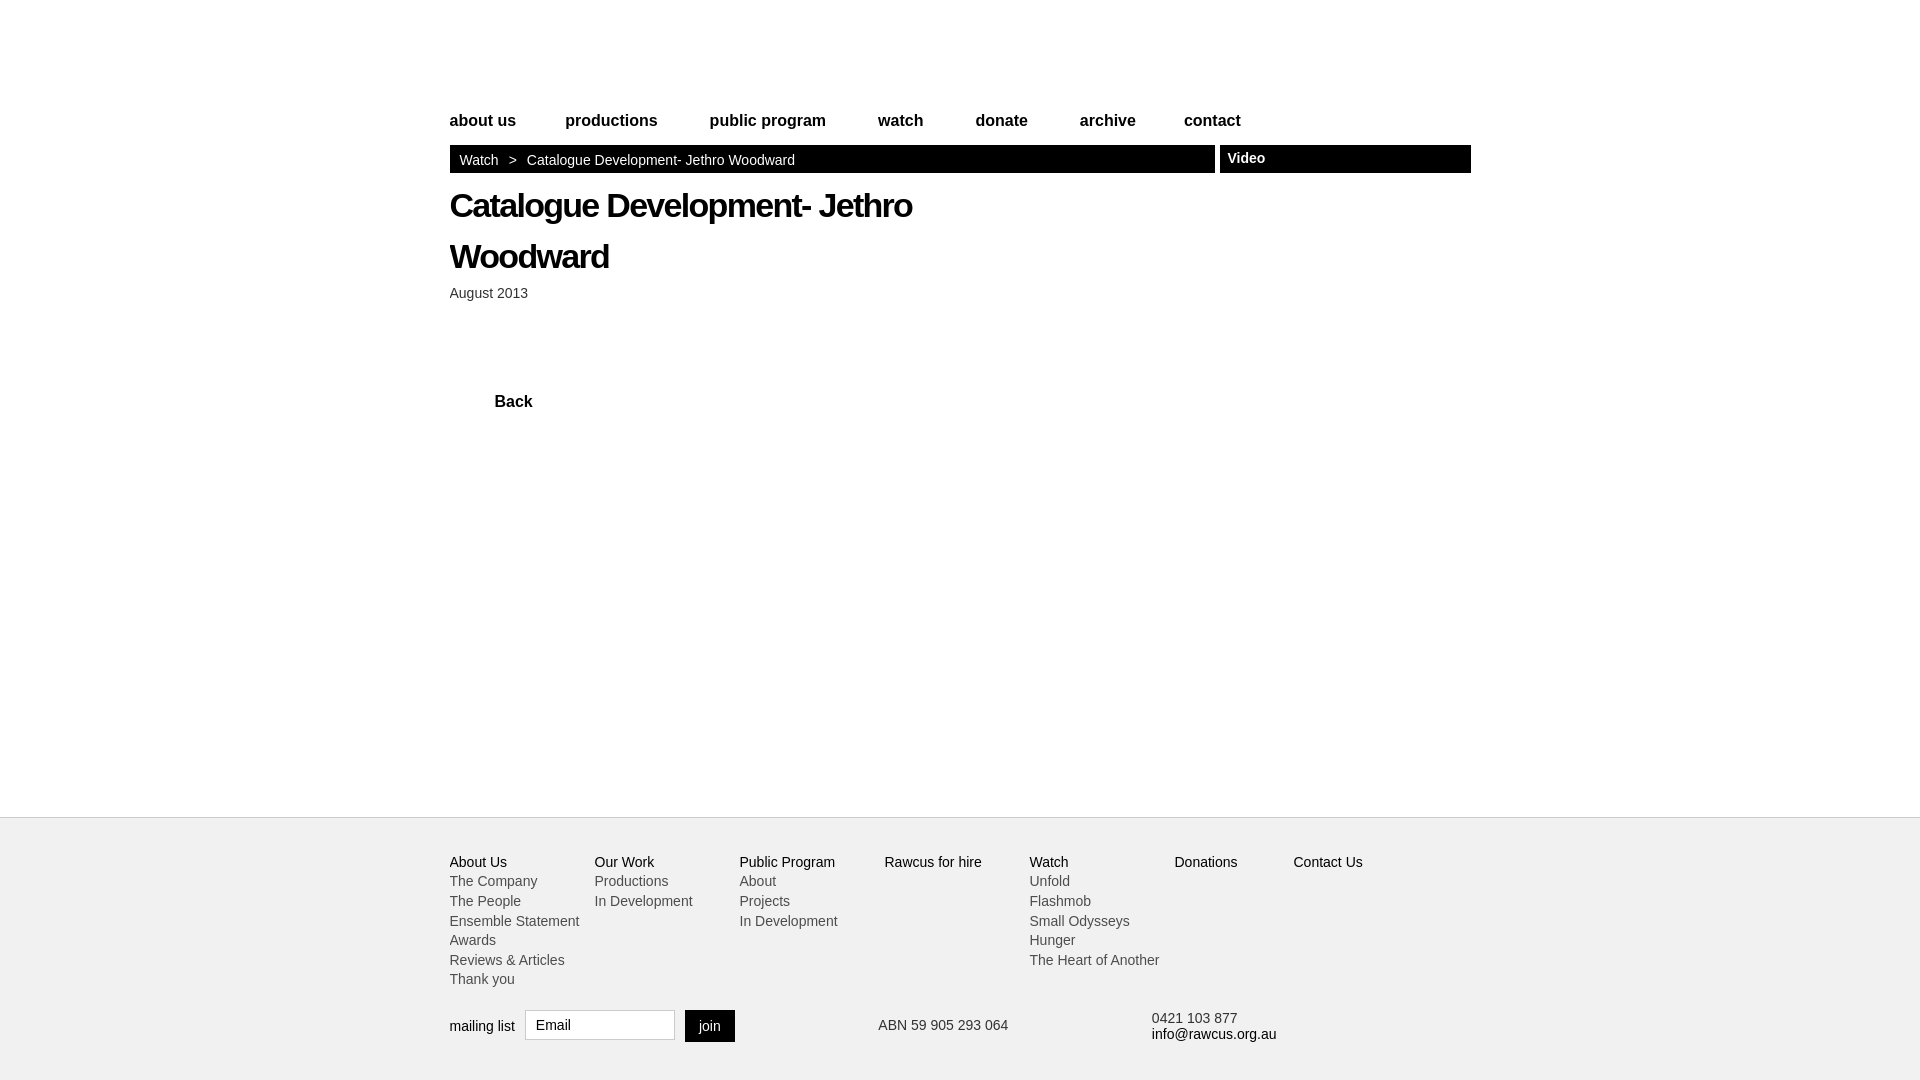 This screenshot has height=1080, width=1920. I want to click on 'Watch', so click(478, 158).